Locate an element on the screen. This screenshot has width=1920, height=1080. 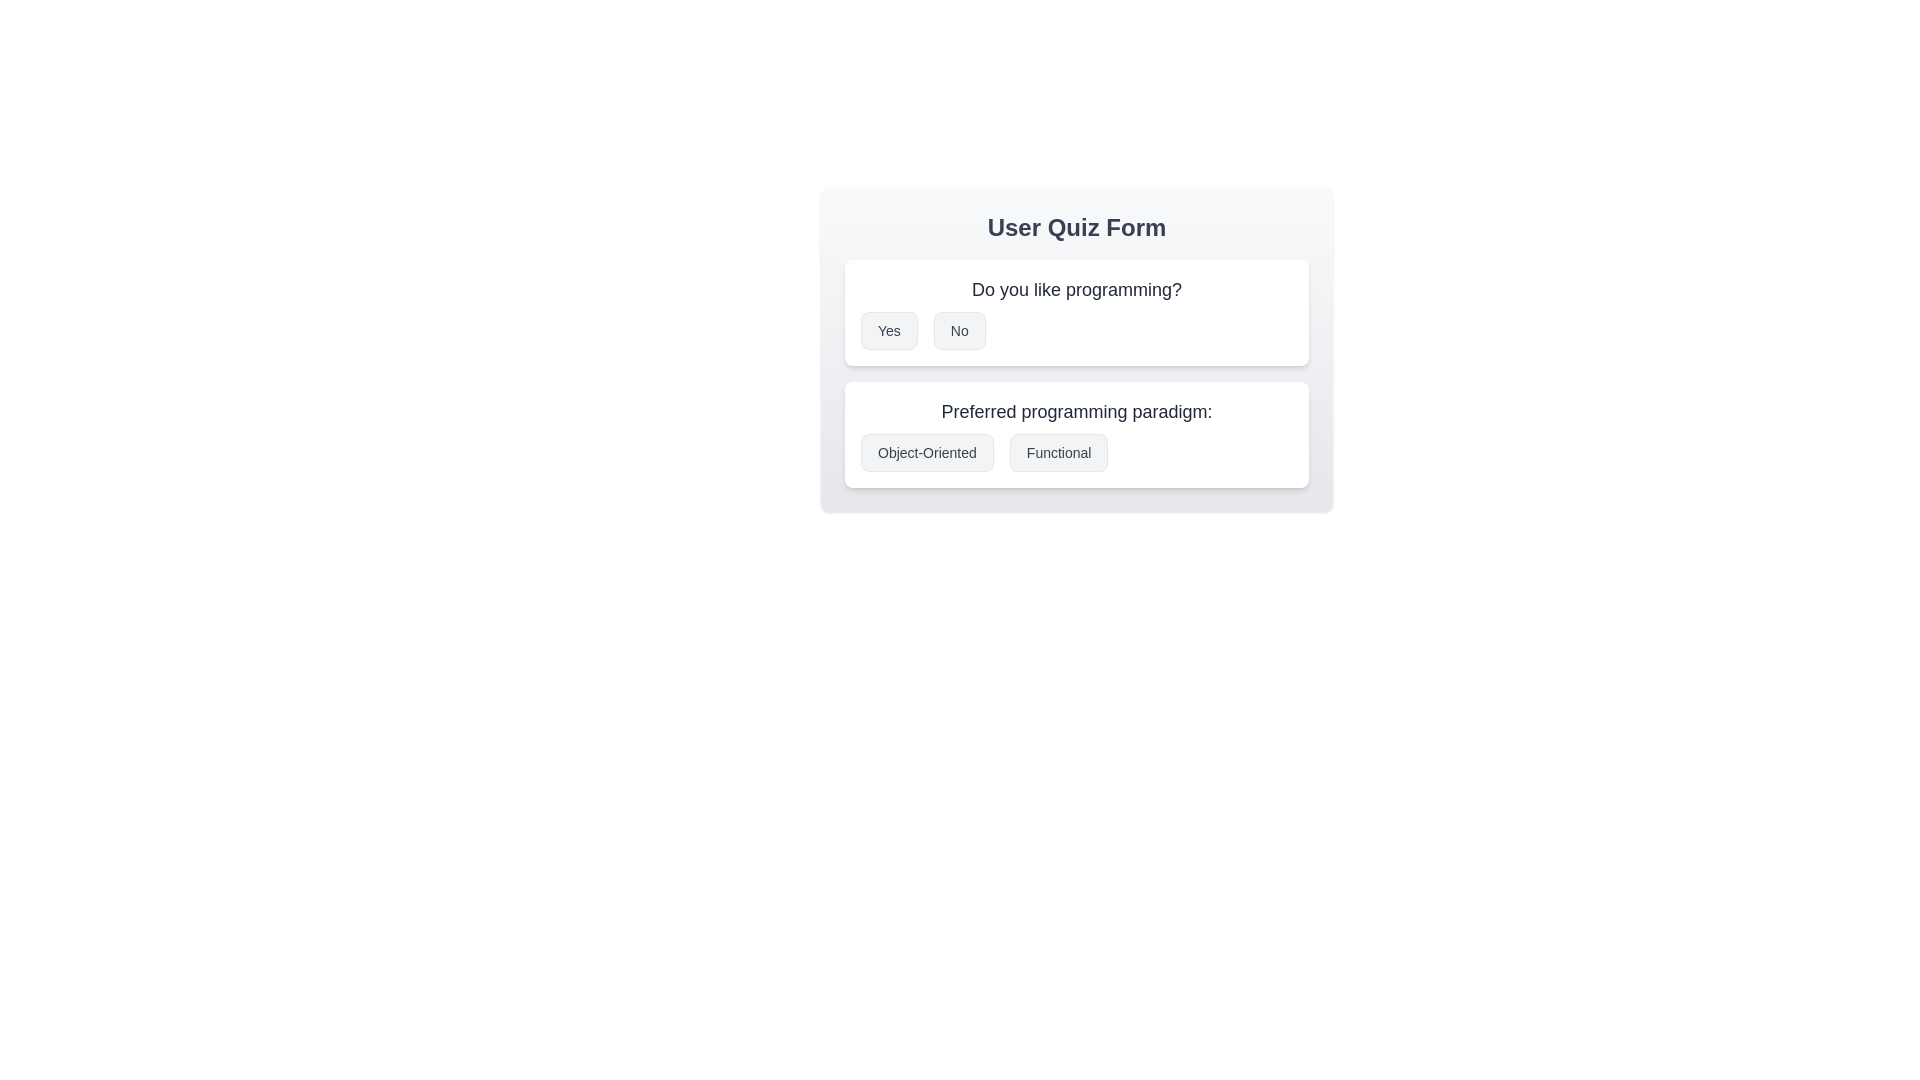
the interactive buttons group labeled 'Yes' and 'No' is located at coordinates (1075, 330).